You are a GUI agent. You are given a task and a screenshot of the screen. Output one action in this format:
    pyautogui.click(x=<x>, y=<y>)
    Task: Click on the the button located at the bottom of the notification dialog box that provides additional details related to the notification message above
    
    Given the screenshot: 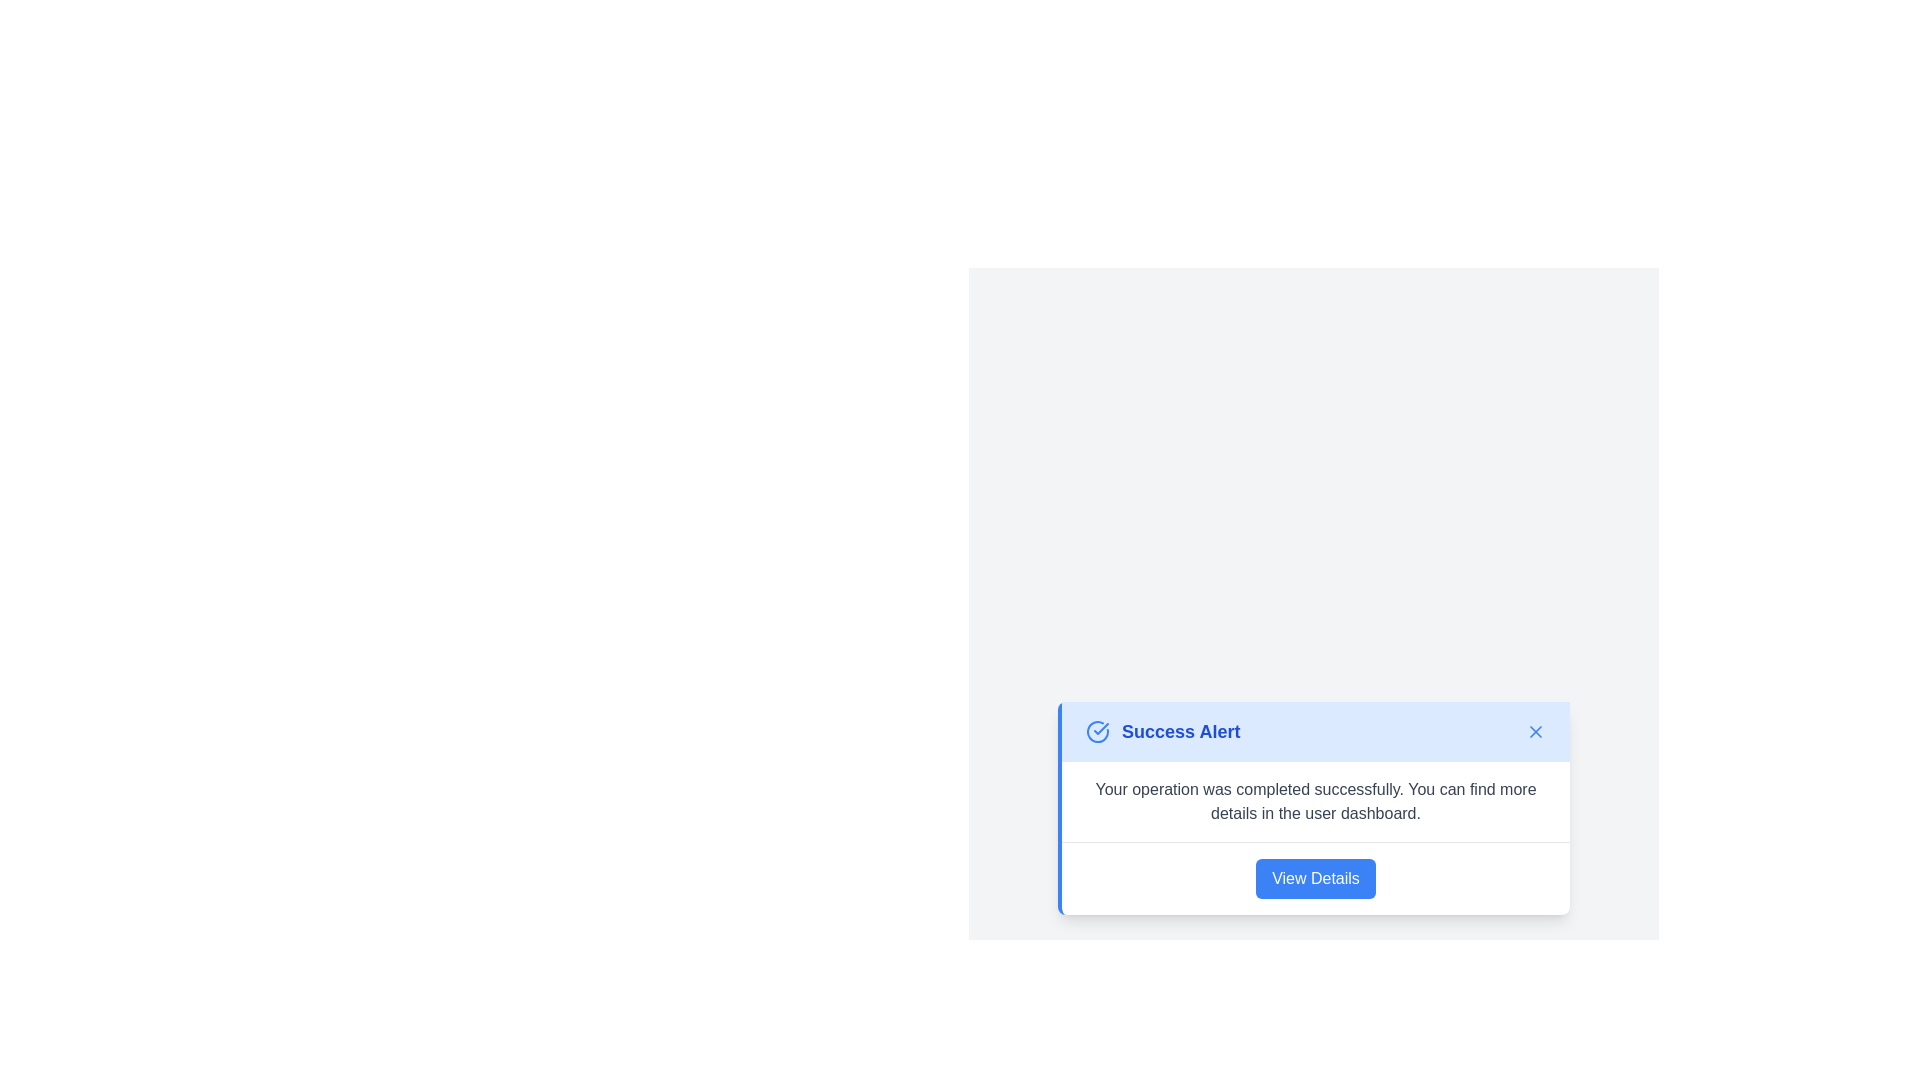 What is the action you would take?
    pyautogui.click(x=1315, y=877)
    